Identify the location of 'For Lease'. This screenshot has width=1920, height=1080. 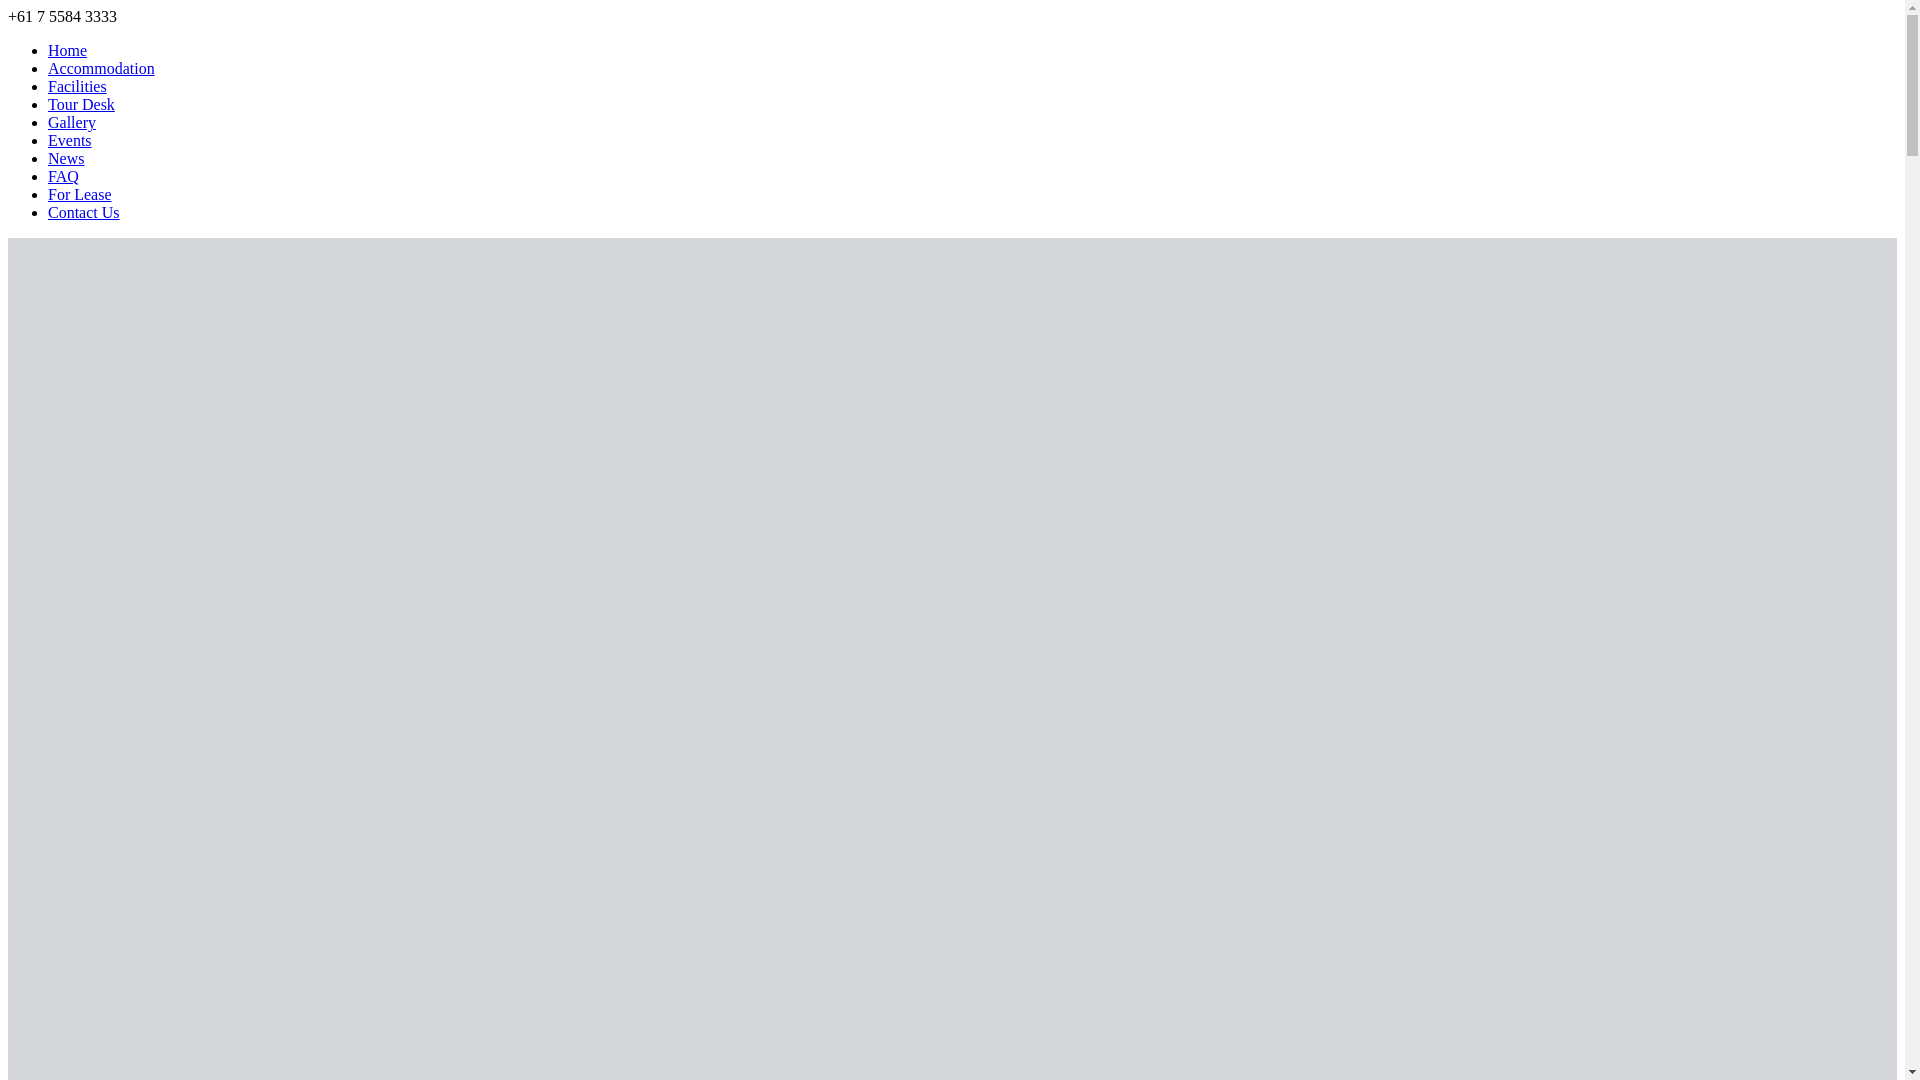
(80, 194).